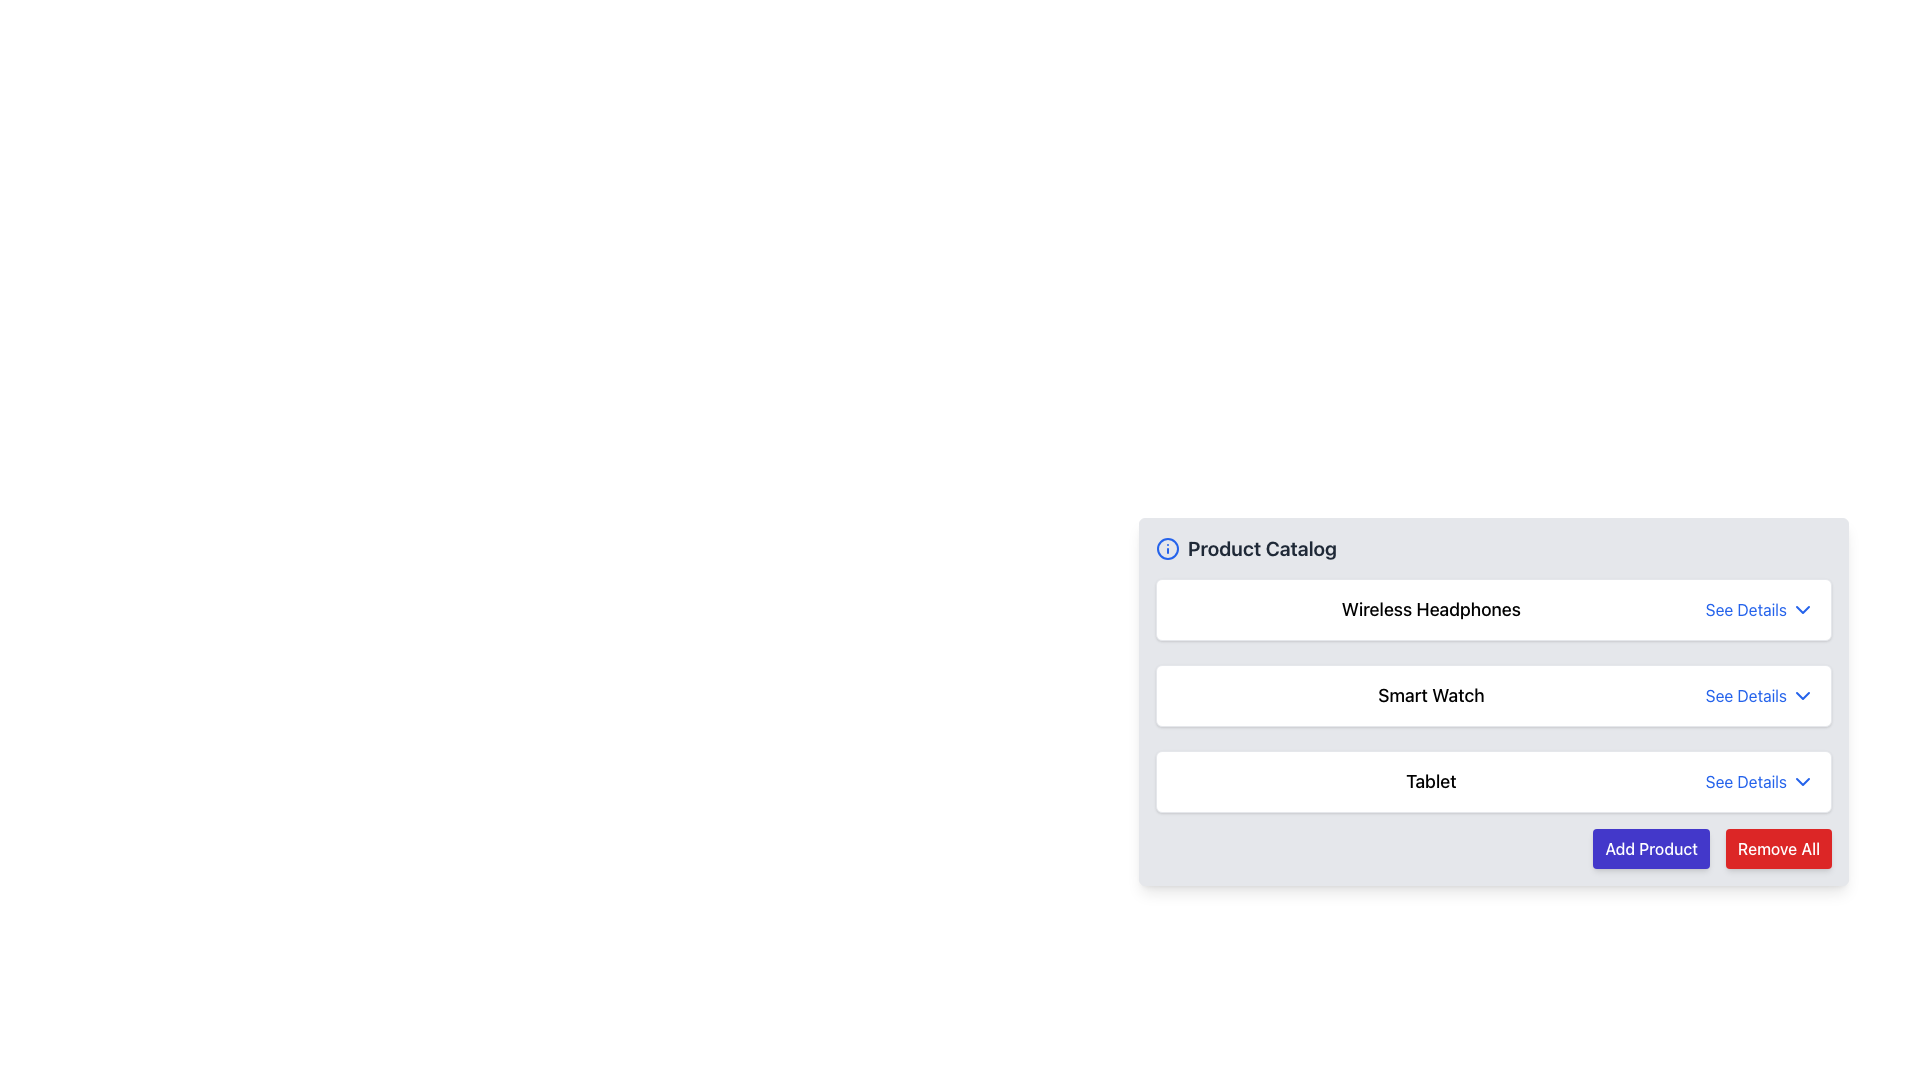 The width and height of the screenshot is (1920, 1080). Describe the element at coordinates (1760, 781) in the screenshot. I see `the interactive link or button for 'Tablet' located at the far-right side of the third row` at that location.